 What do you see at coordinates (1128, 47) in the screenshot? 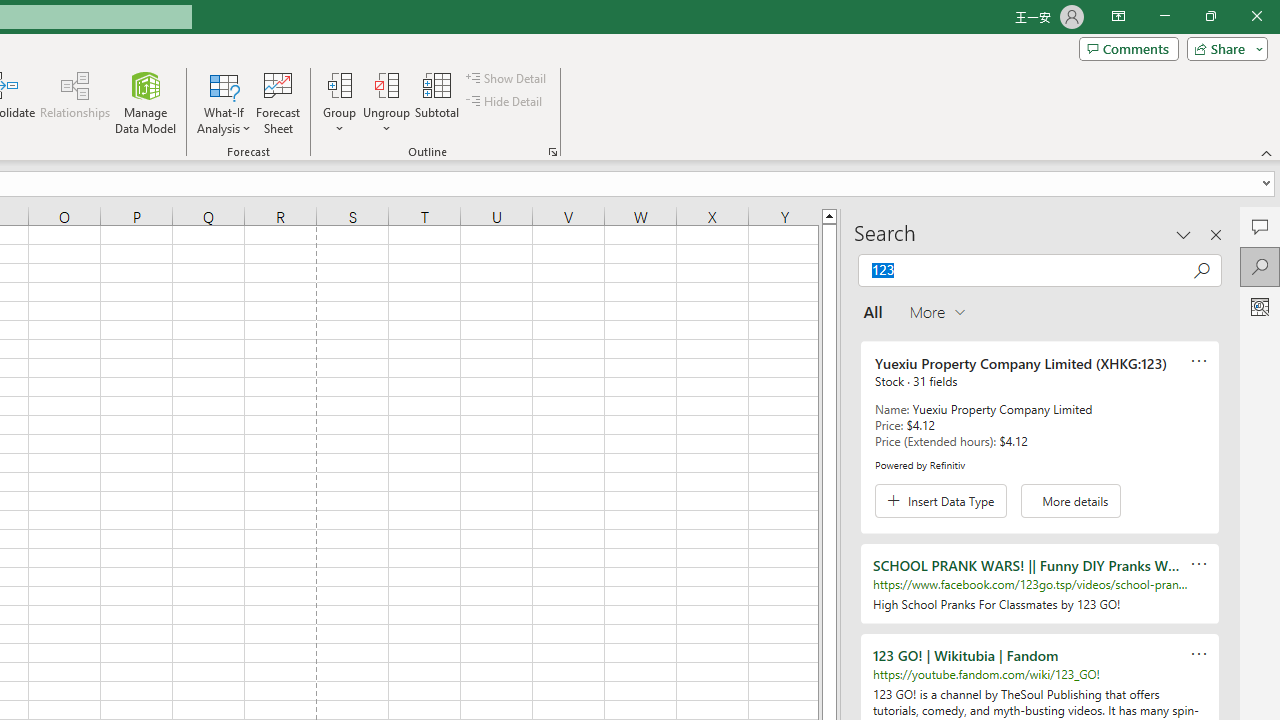
I see `'Comments'` at bounding box center [1128, 47].